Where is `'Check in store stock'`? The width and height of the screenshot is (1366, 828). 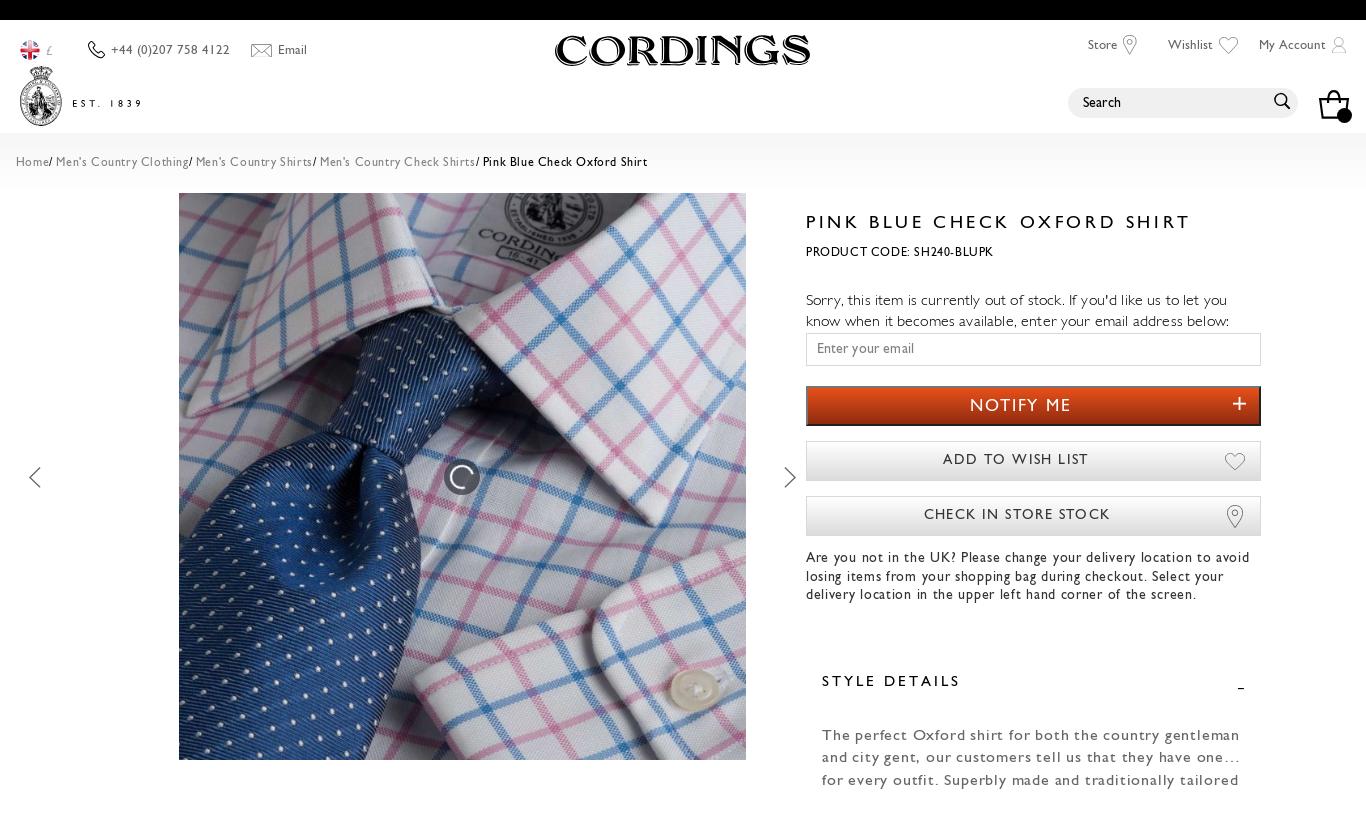
'Check in store stock' is located at coordinates (1016, 515).